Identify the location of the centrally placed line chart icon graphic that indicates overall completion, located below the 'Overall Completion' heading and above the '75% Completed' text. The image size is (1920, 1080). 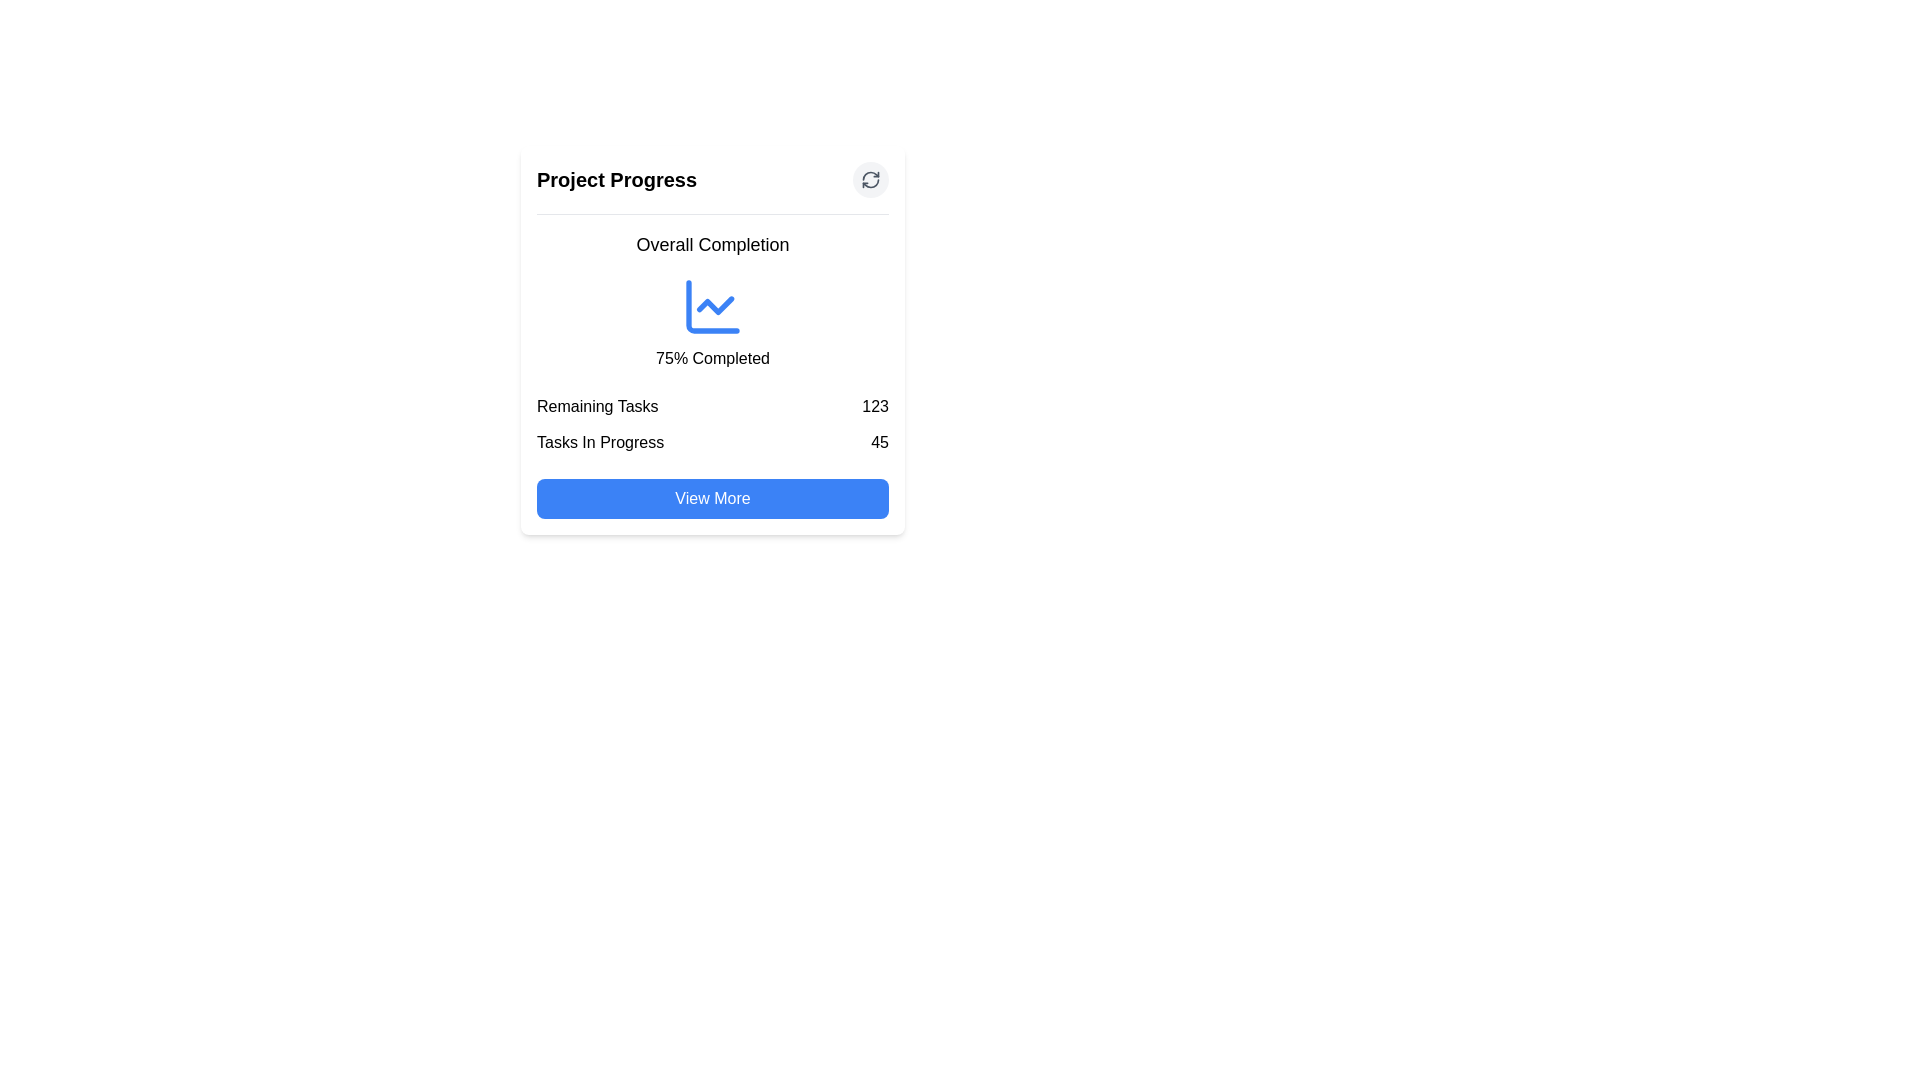
(713, 307).